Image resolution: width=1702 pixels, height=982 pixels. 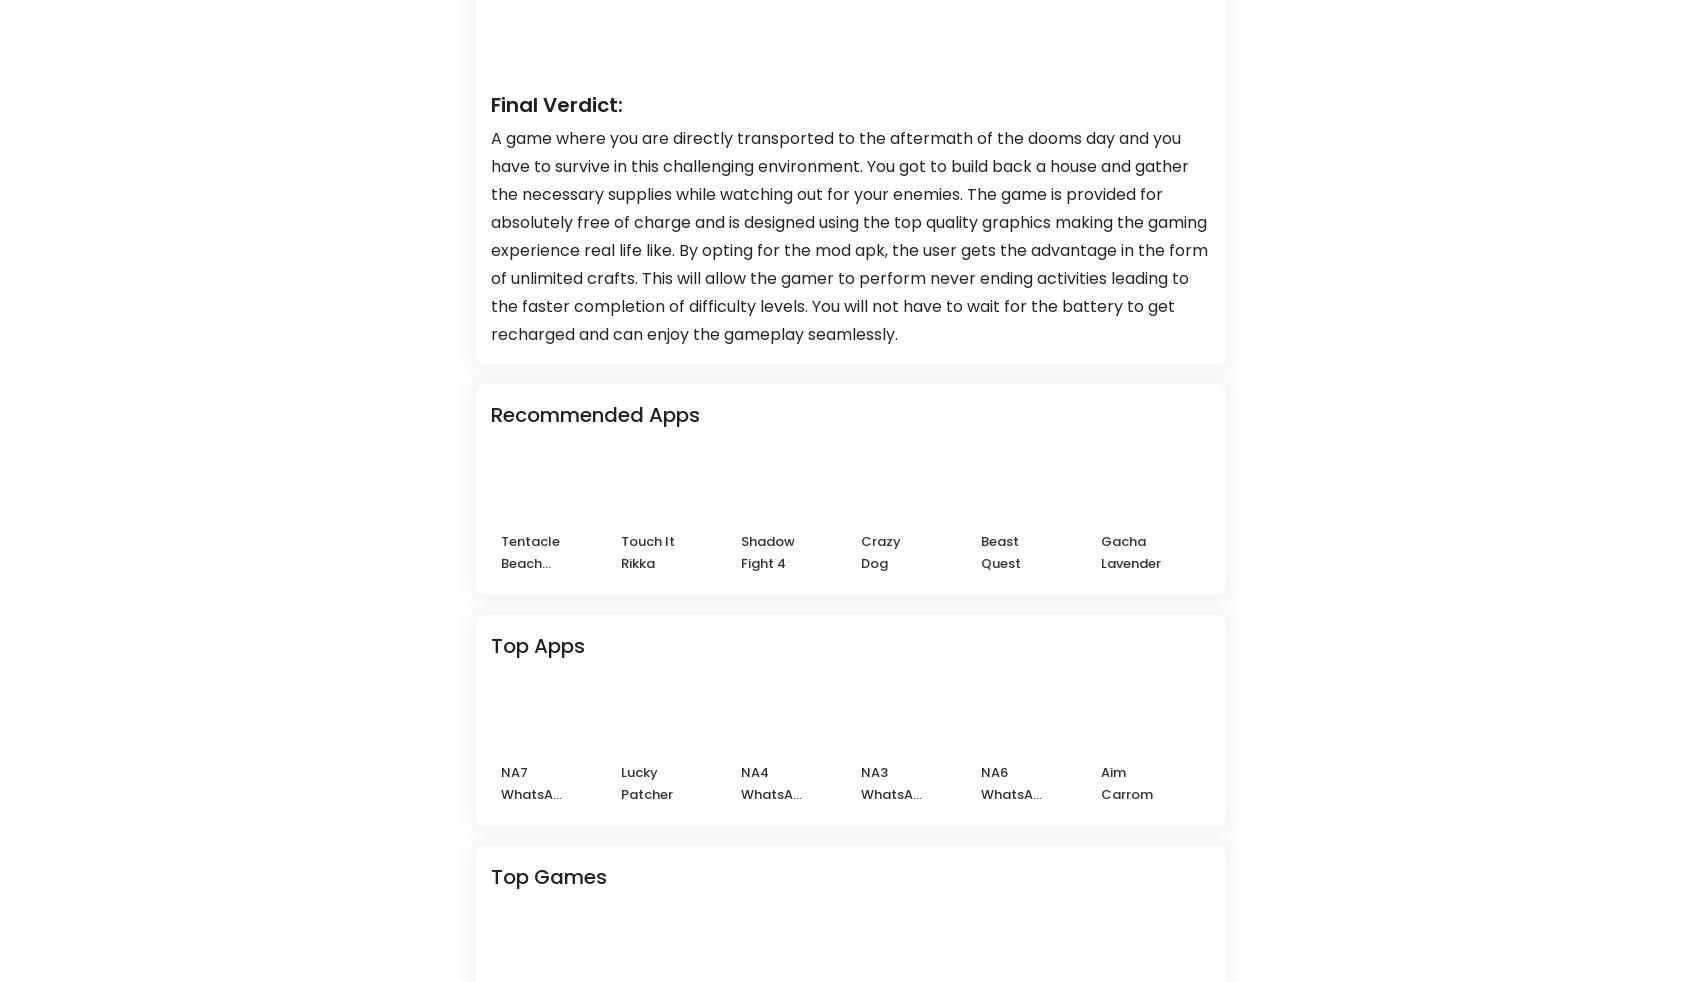 What do you see at coordinates (981, 550) in the screenshot?
I see `'Beast Quest'` at bounding box center [981, 550].